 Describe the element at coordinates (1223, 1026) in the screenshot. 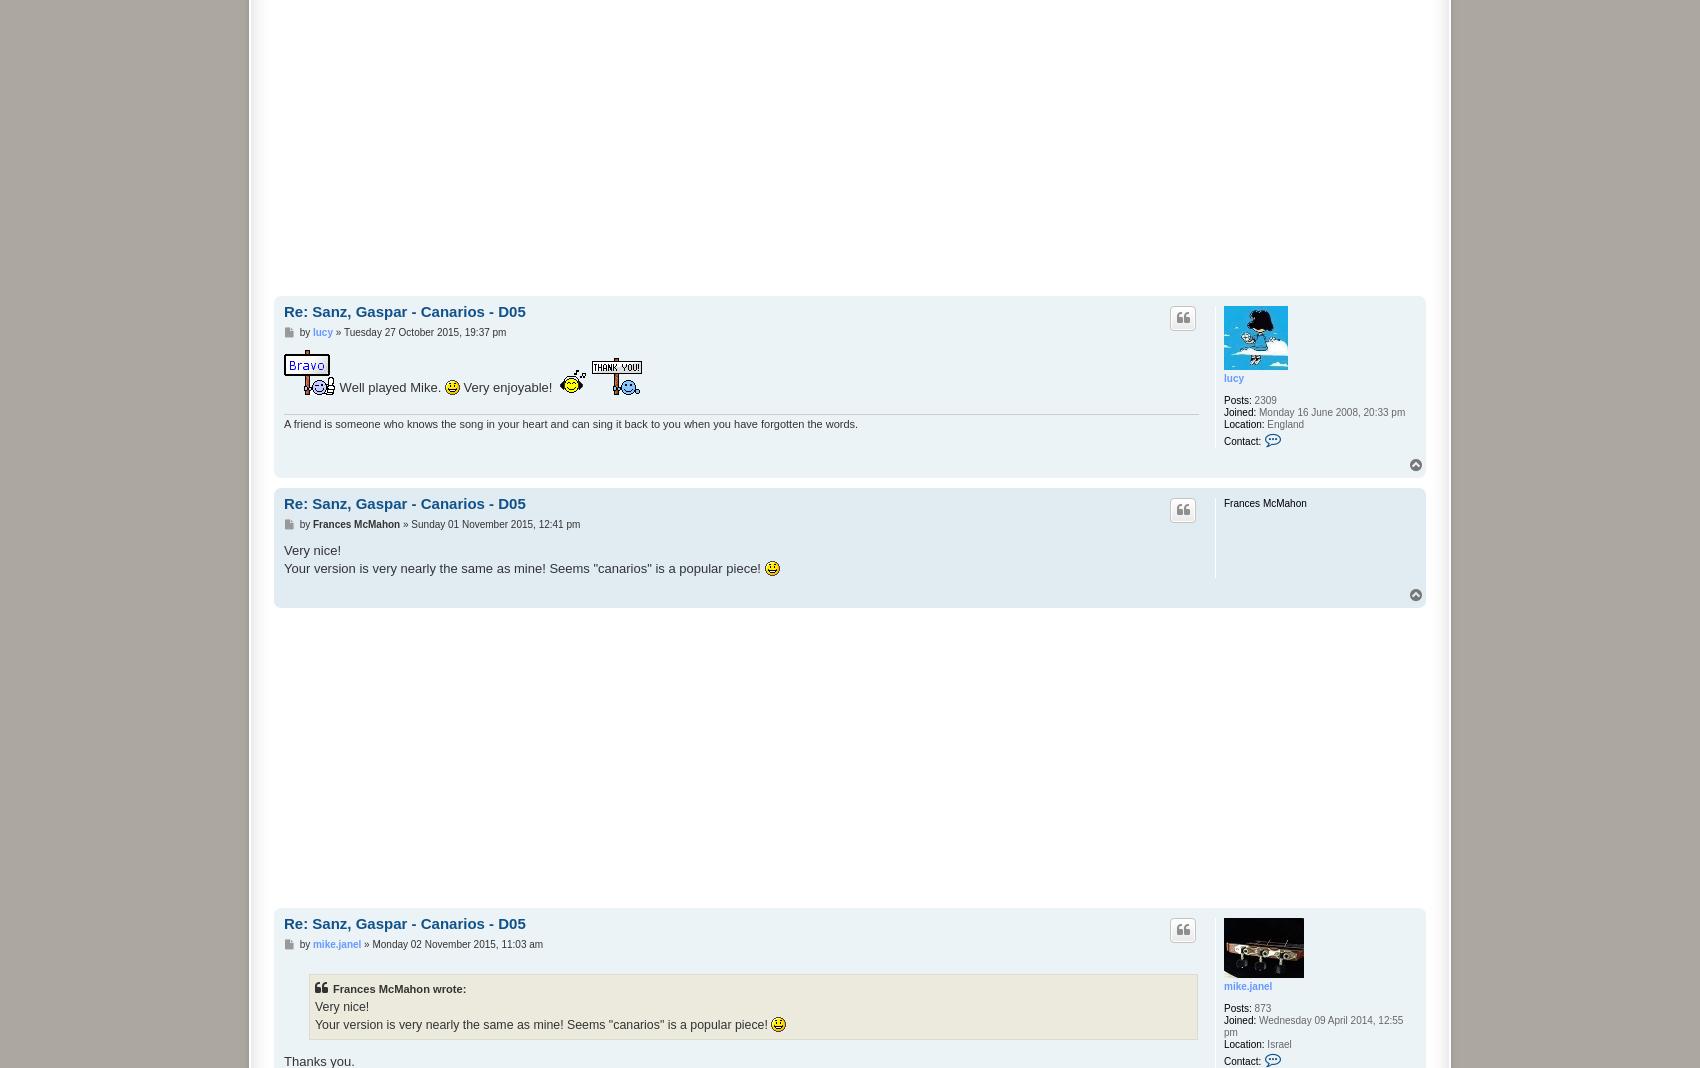

I see `'Wednesday 09 April 2014, 12:55 pm'` at that location.